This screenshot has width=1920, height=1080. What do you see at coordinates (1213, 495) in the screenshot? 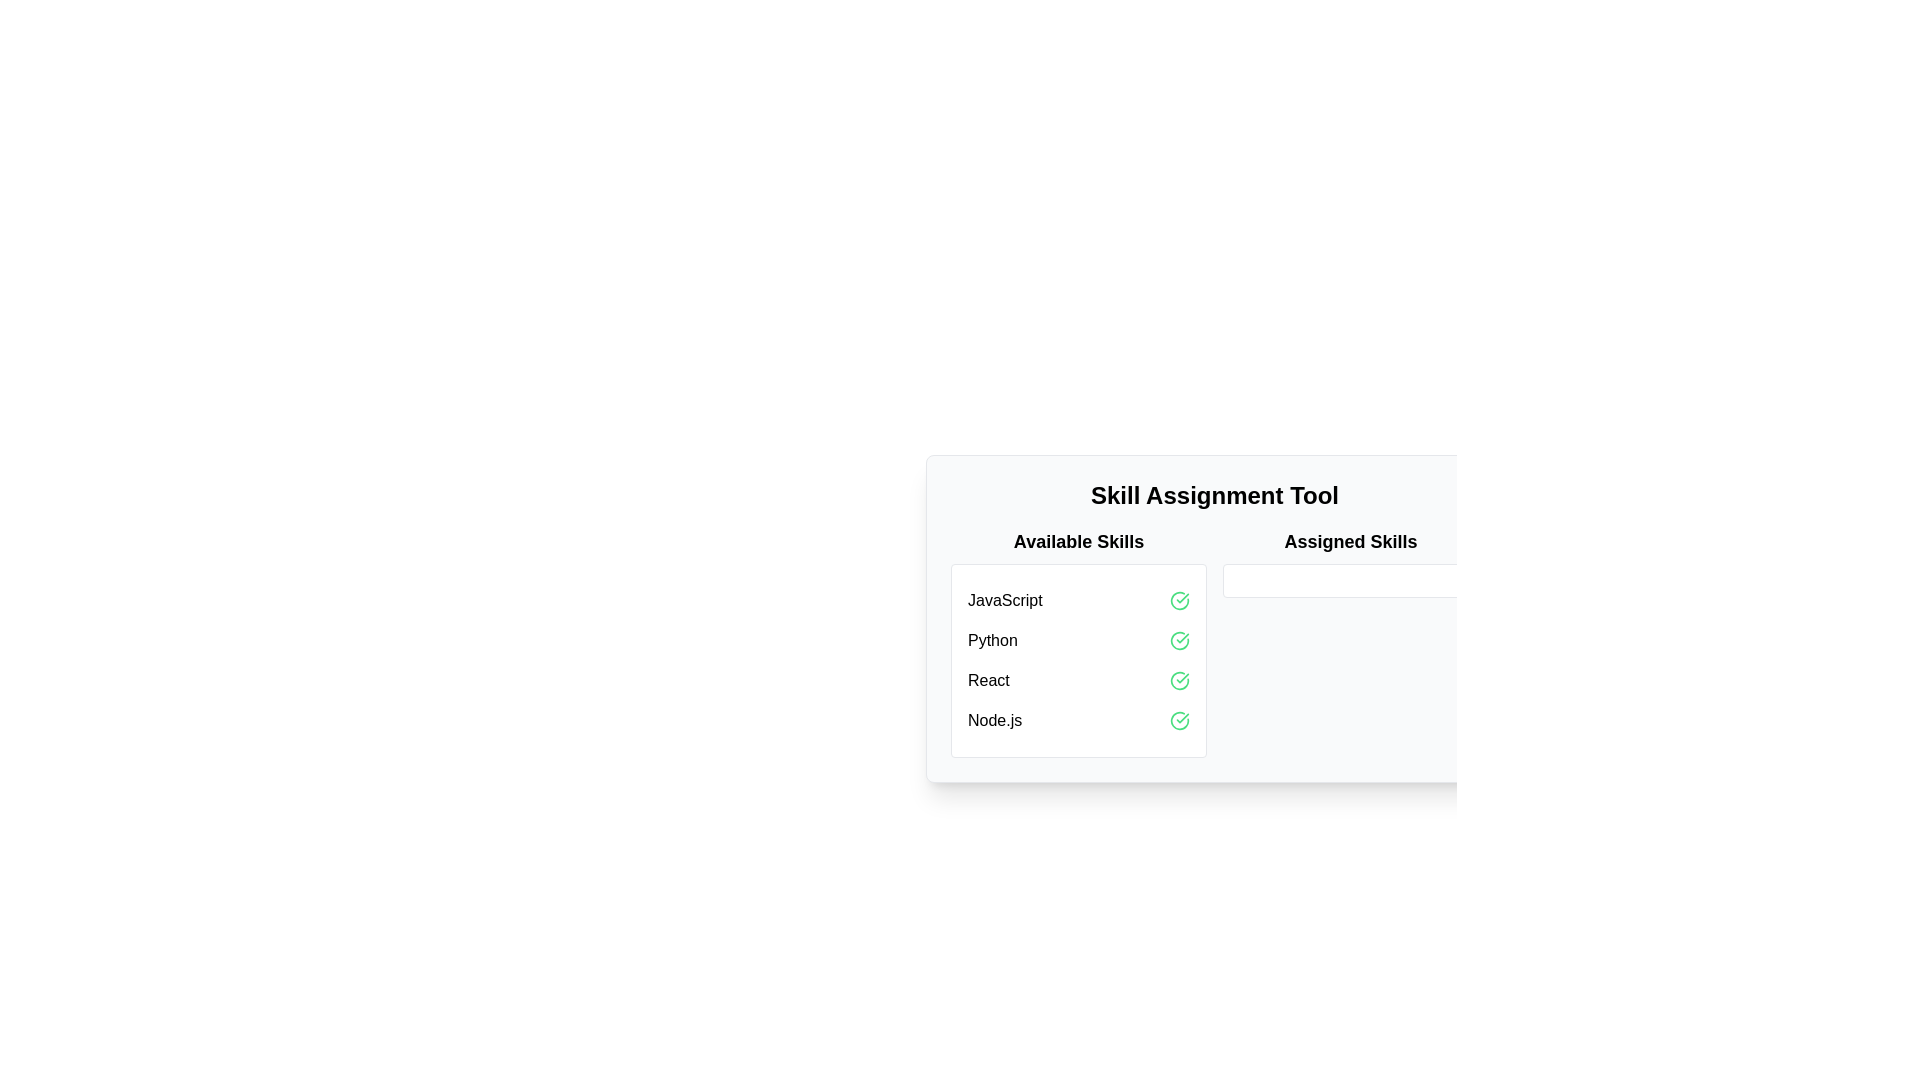
I see `the prominently styled heading text element displaying 'Skill Assignment Tool', which is located at the top center of its bordered and shadowed panel` at bounding box center [1213, 495].